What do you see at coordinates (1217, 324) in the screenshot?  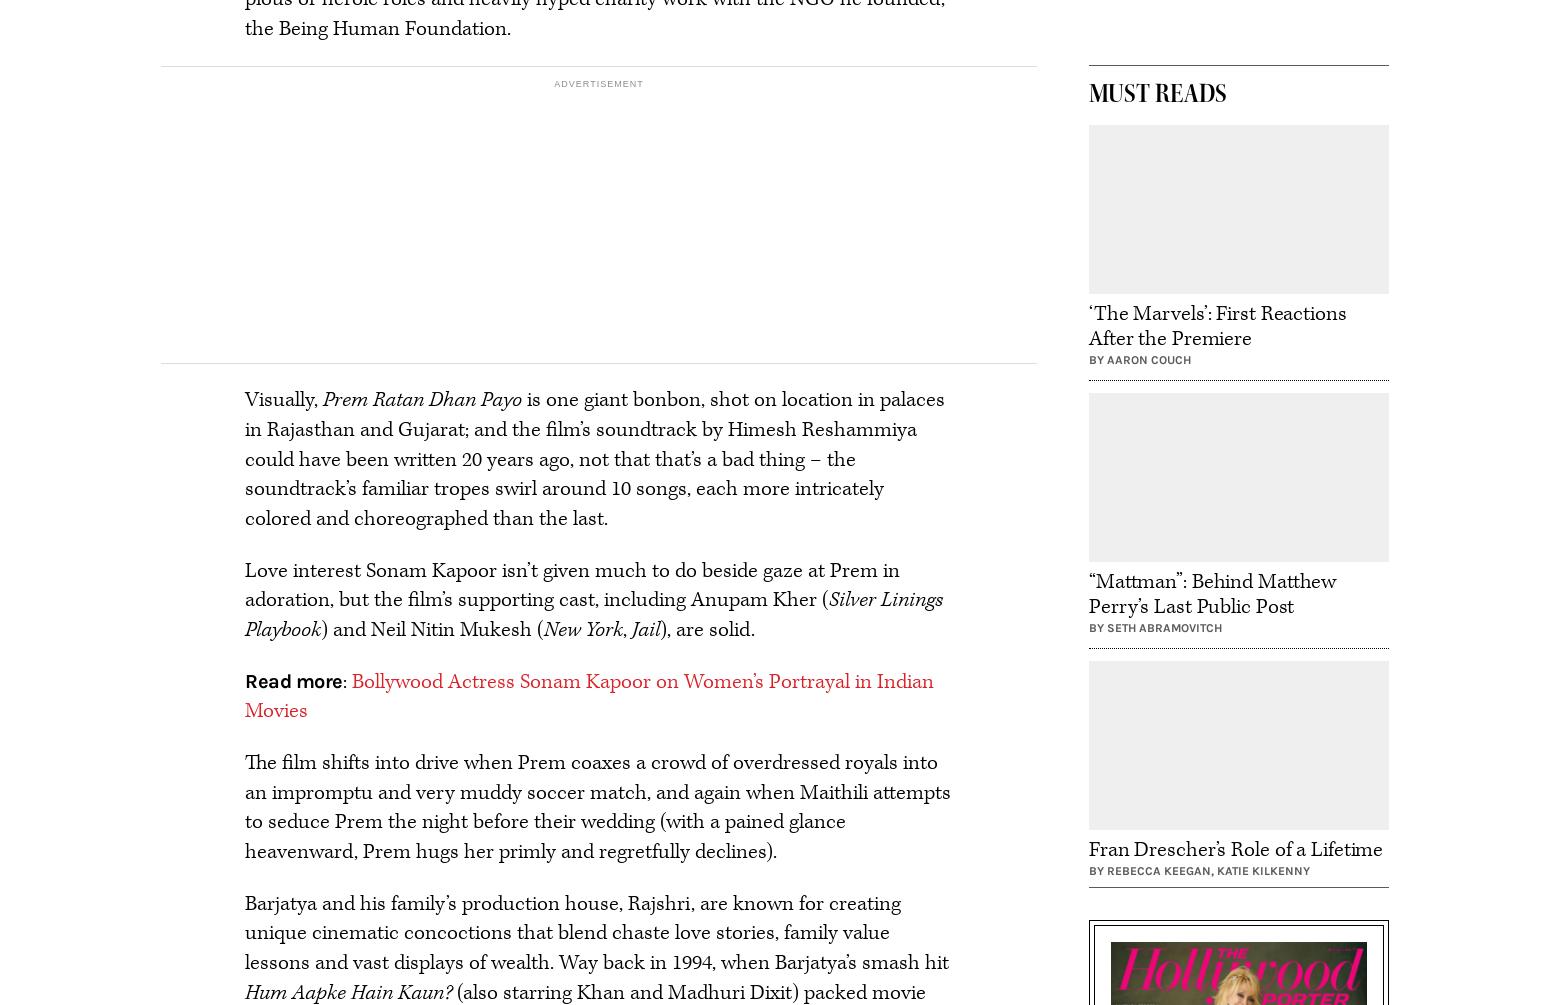 I see `'‘The Marvels’: First Reactions After the Premiere'` at bounding box center [1217, 324].